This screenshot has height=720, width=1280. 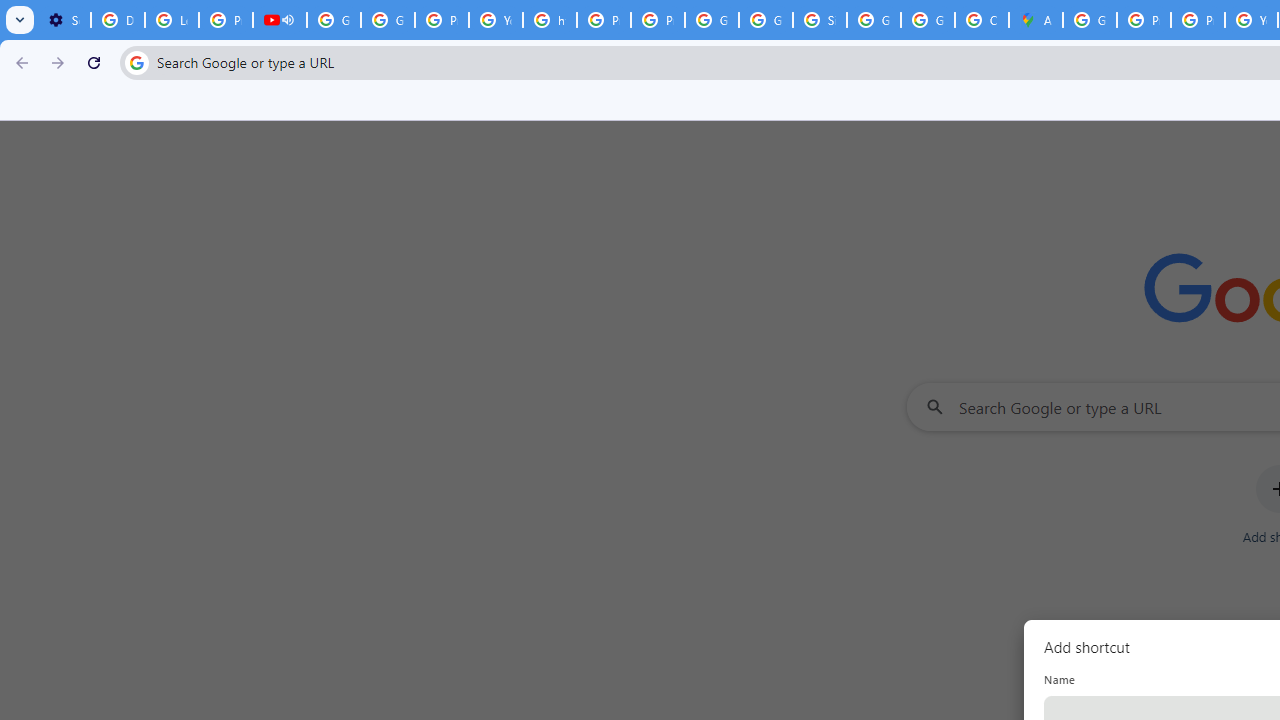 I want to click on 'YouTube', so click(x=496, y=20).